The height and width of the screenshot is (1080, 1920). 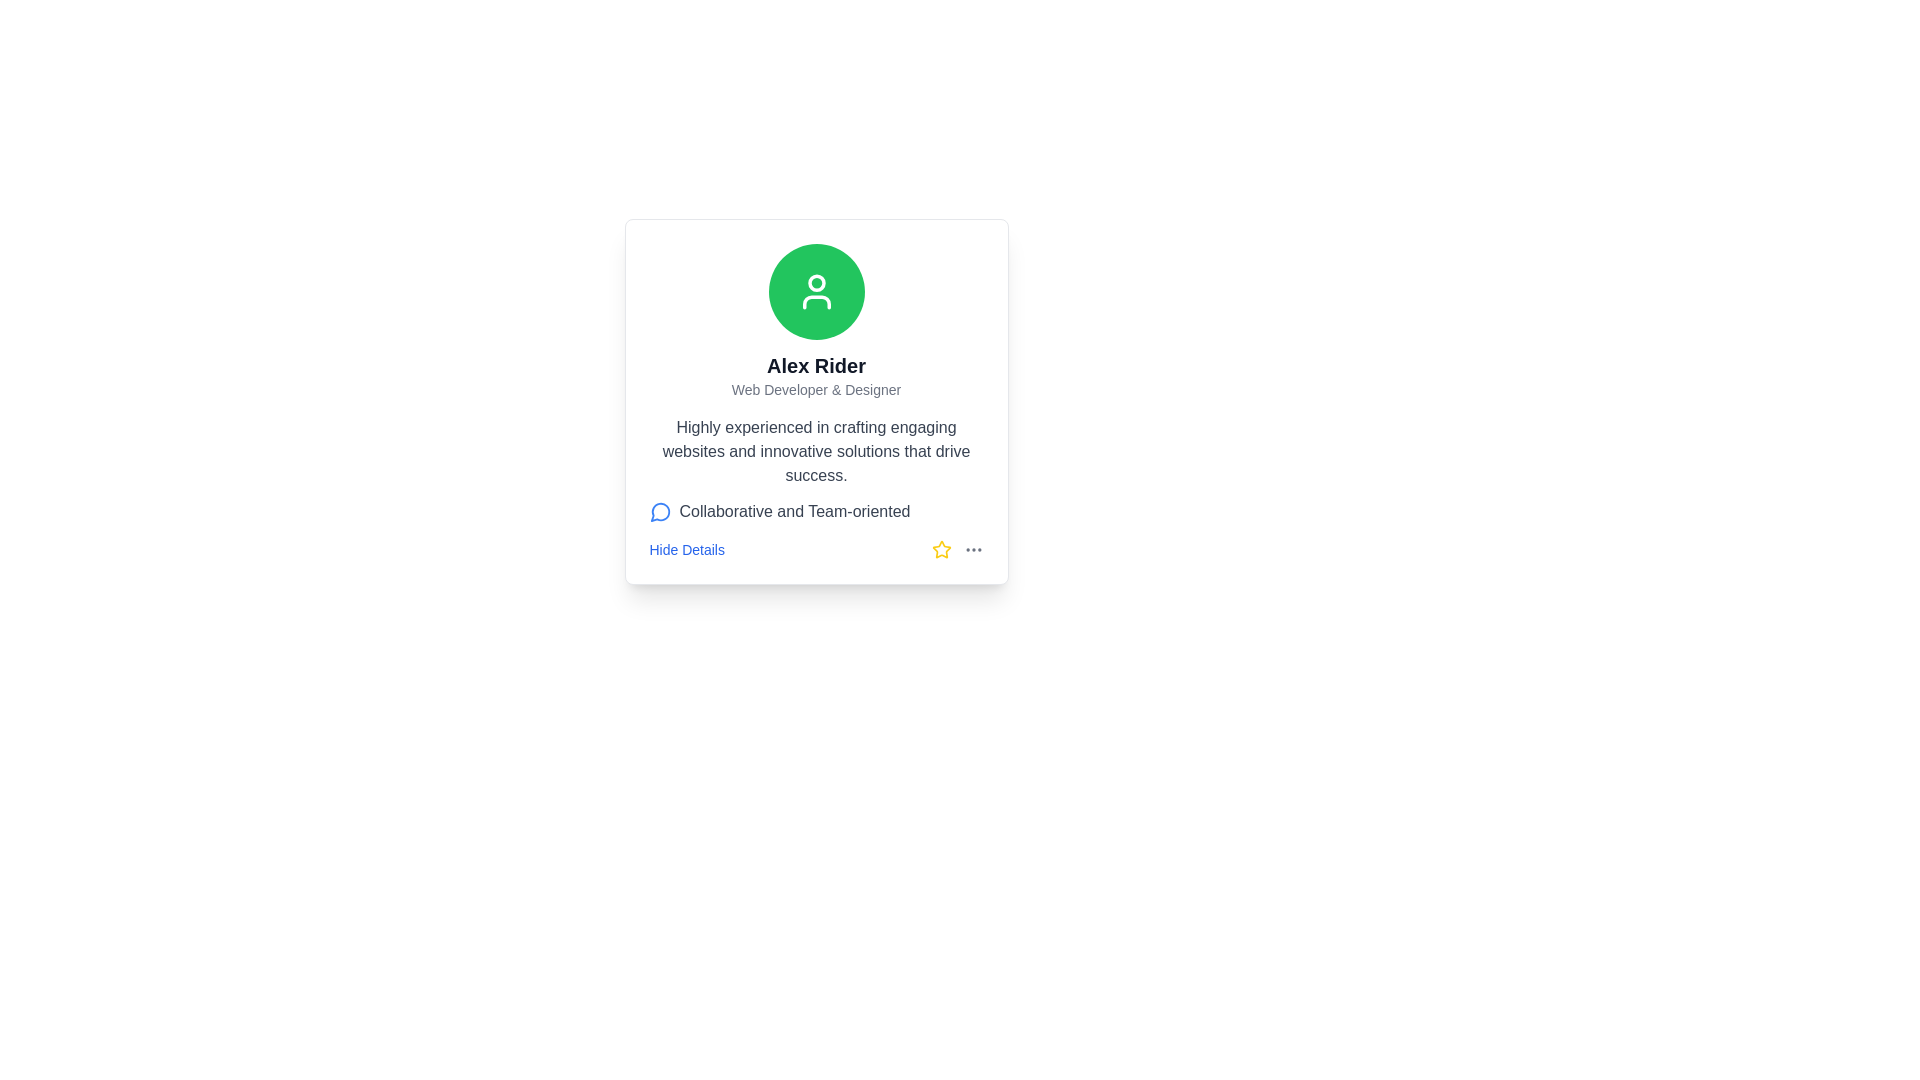 What do you see at coordinates (940, 549) in the screenshot?
I see `the star icon, which is a yellow five-pointed star with a hollow center located at the bottom-right corner of the user profile card` at bounding box center [940, 549].